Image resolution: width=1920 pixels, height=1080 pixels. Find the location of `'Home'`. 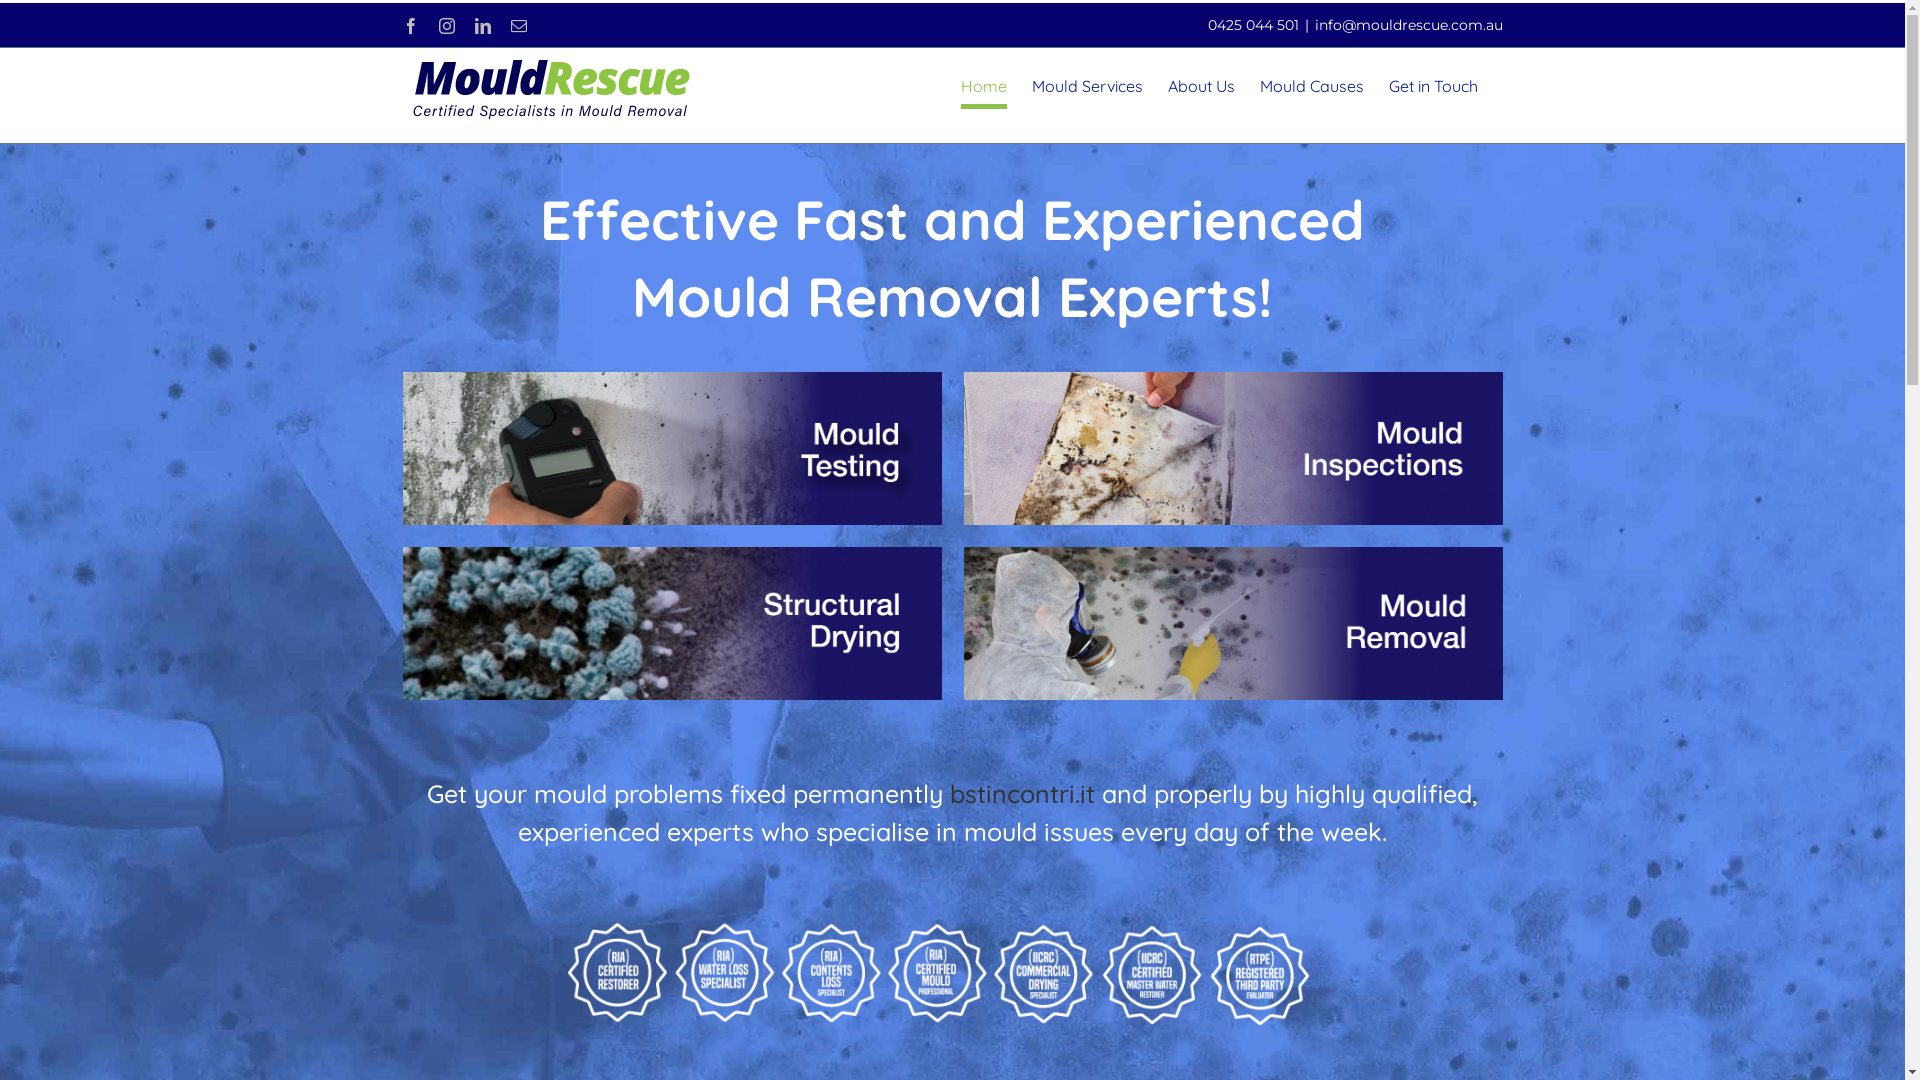

'Home' is located at coordinates (983, 84).